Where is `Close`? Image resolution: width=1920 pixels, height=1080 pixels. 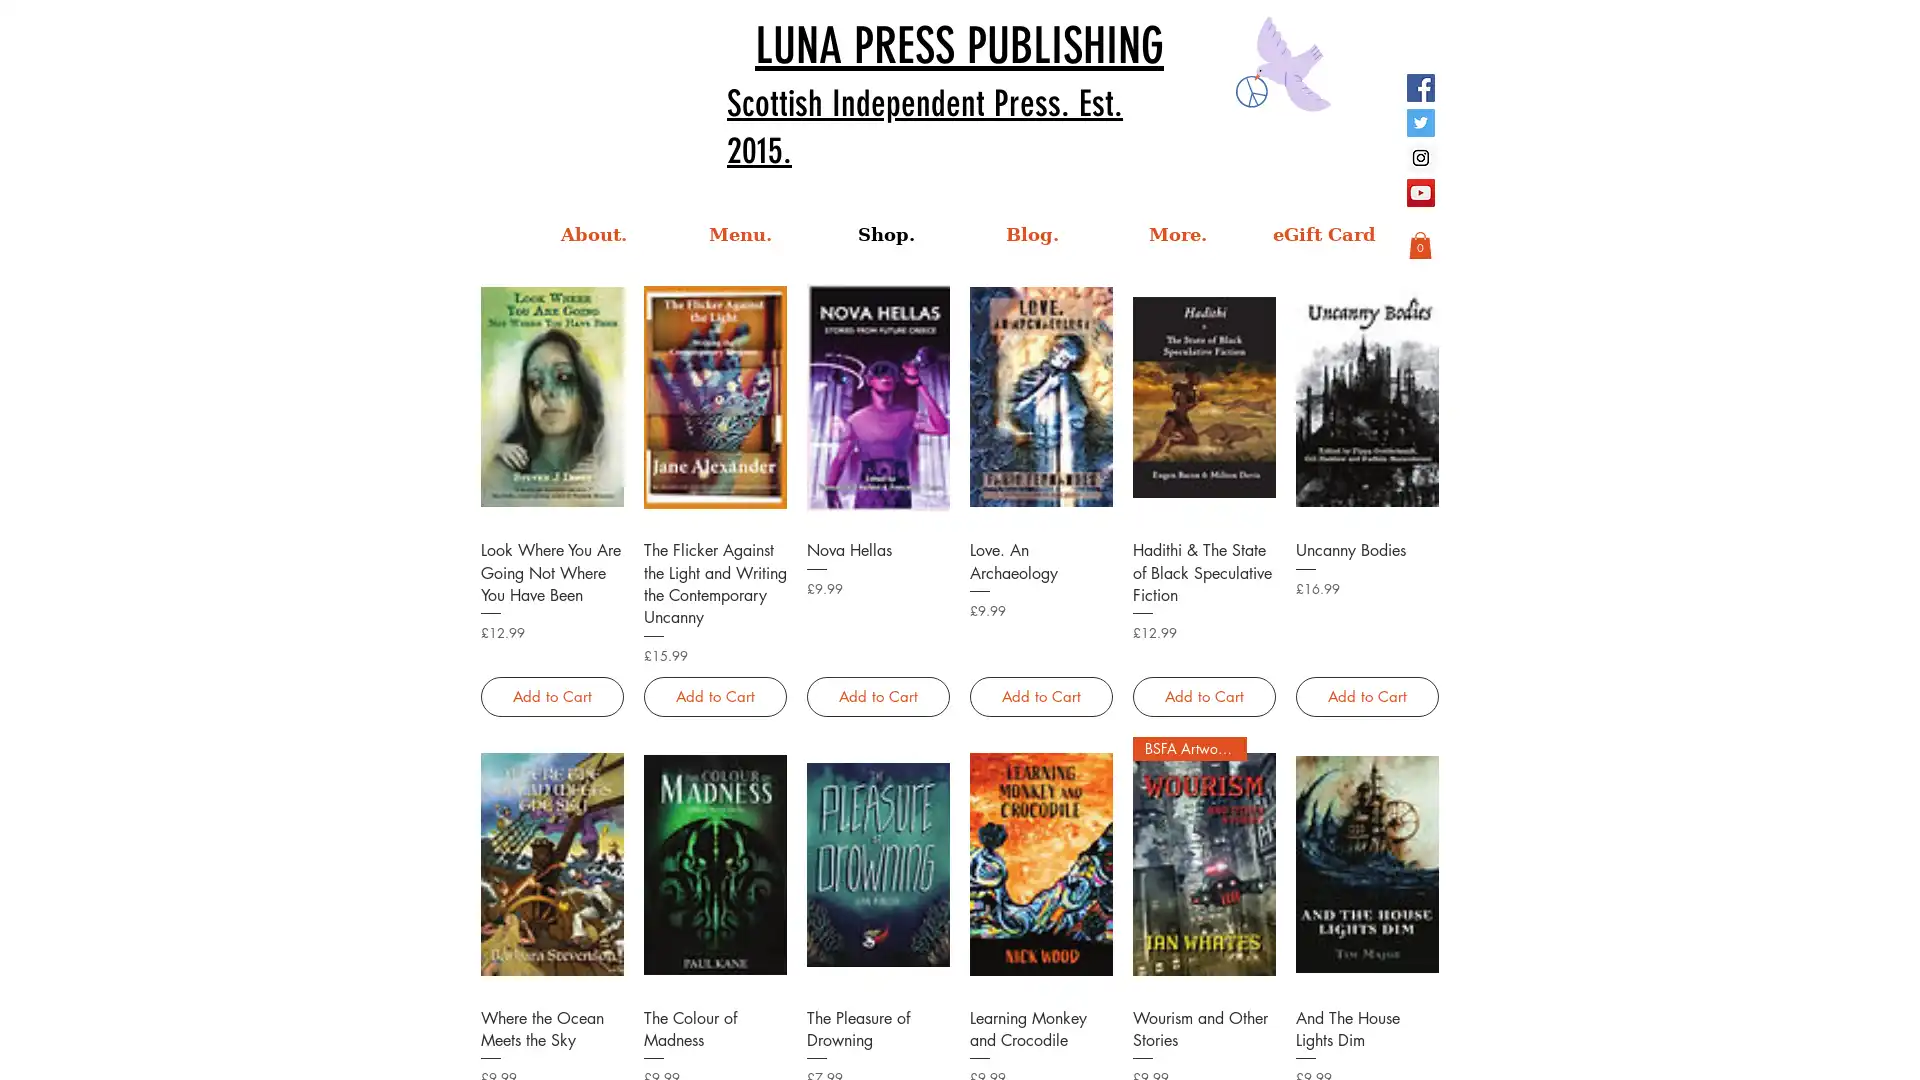 Close is located at coordinates (1895, 1047).